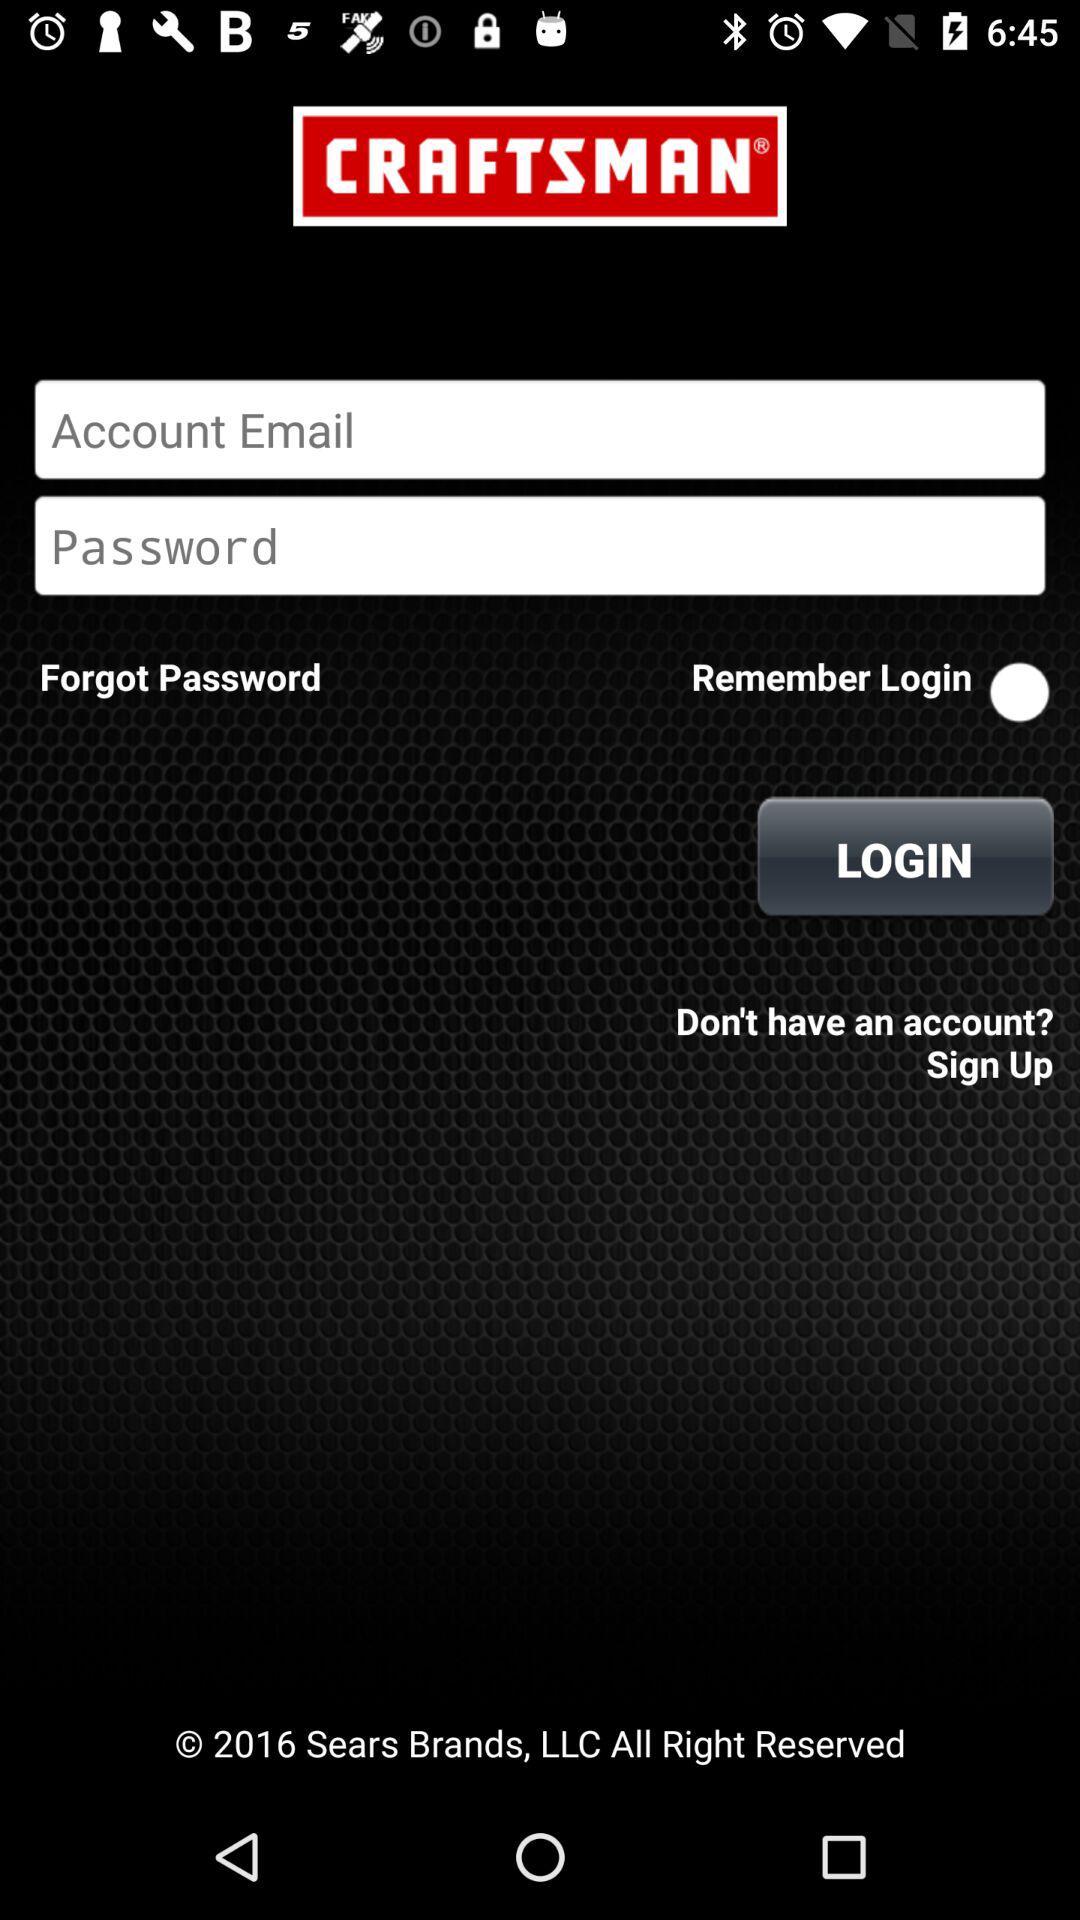 Image resolution: width=1080 pixels, height=1920 pixels. Describe the element at coordinates (858, 1028) in the screenshot. I see `the icon above 2016 sears brands icon` at that location.